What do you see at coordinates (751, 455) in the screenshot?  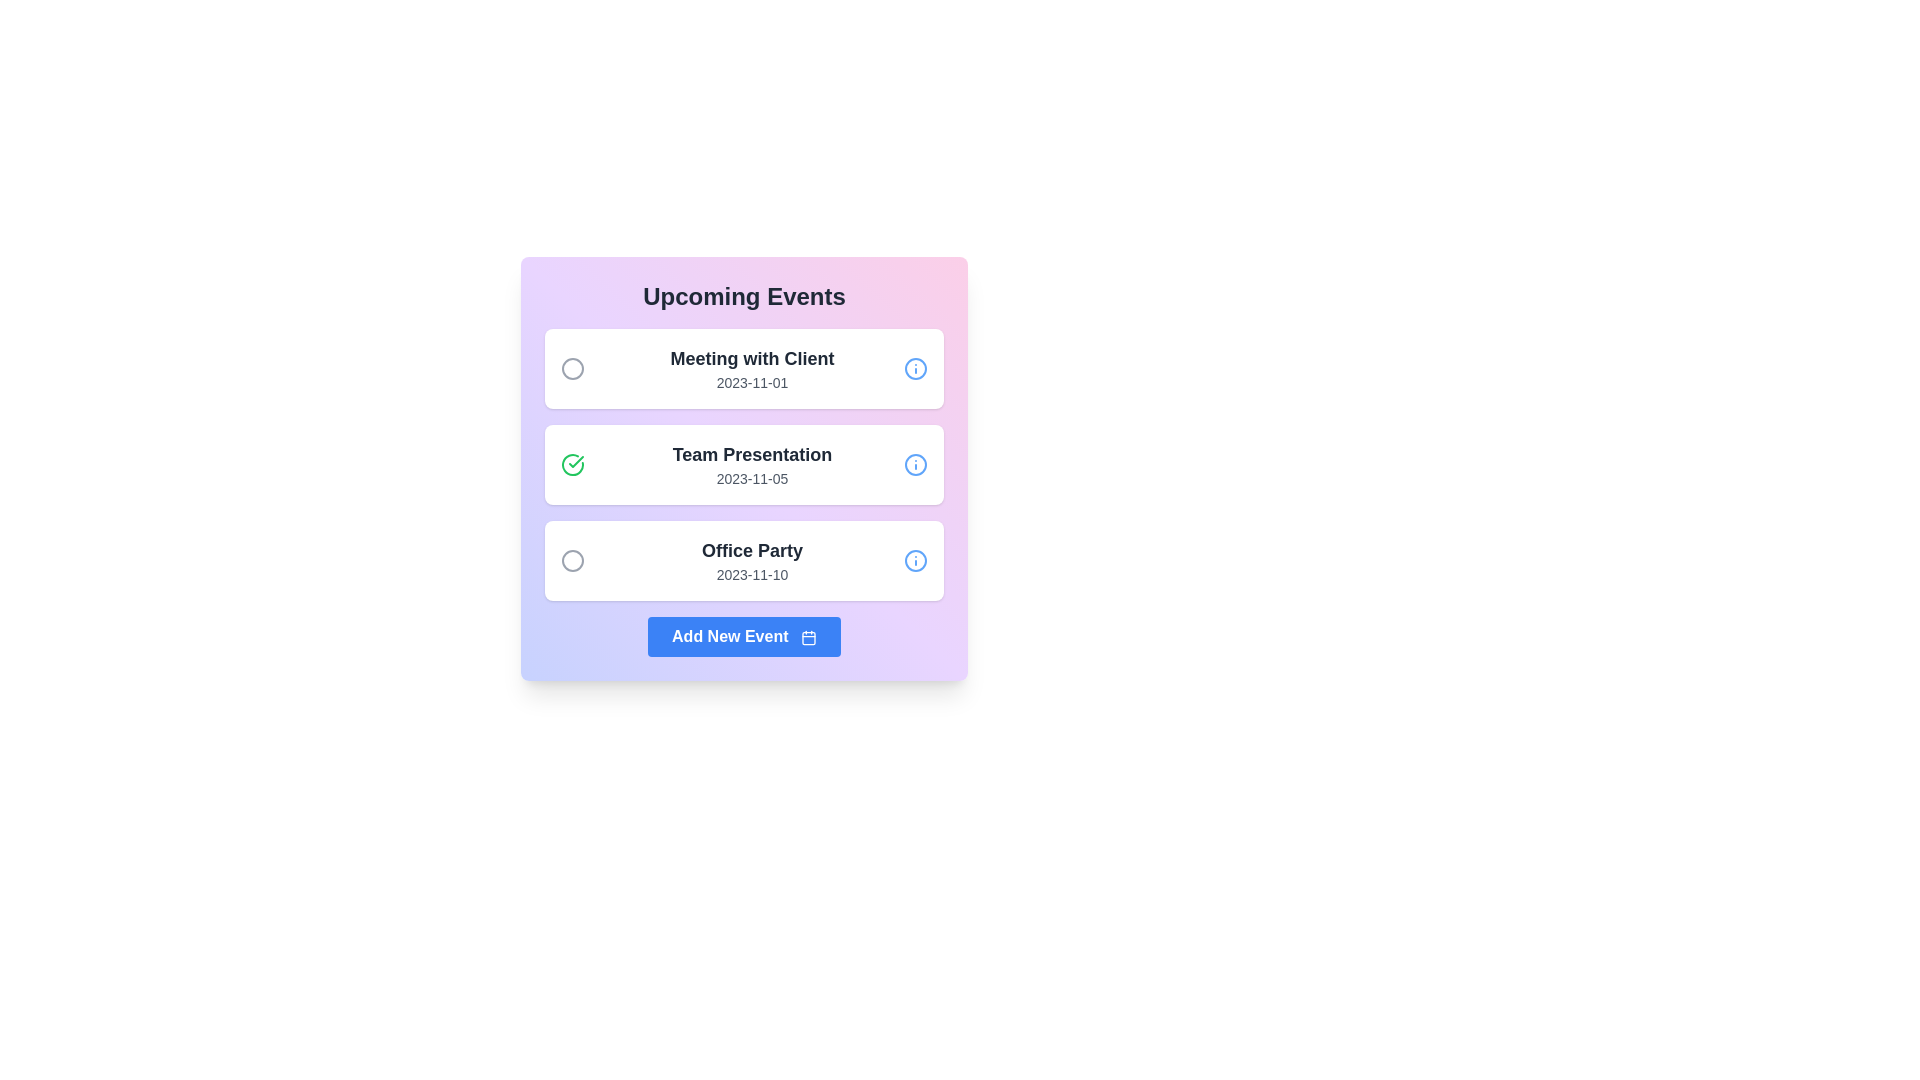 I see `the 'Team Presentation' text label, which identifies the event in a list of upcoming events` at bounding box center [751, 455].